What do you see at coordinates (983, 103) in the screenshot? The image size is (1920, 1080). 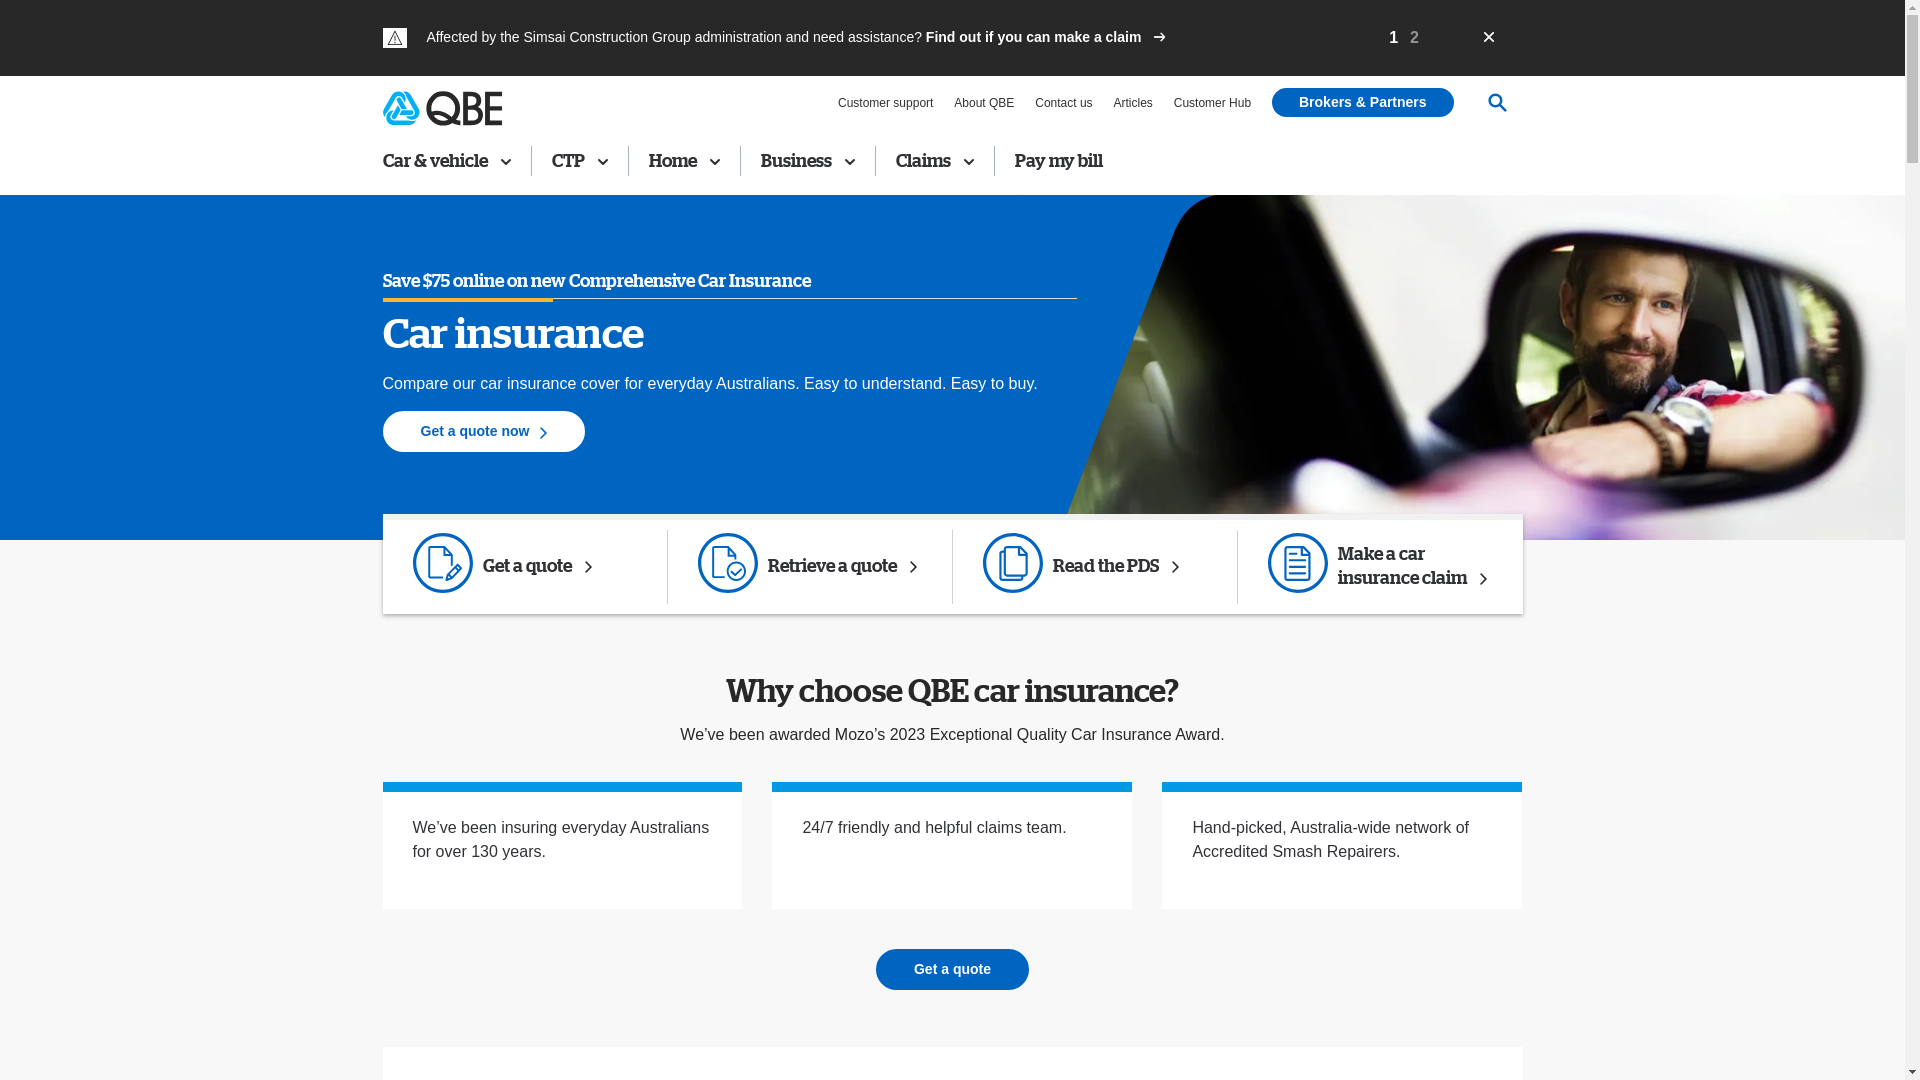 I see `'About QBE'` at bounding box center [983, 103].